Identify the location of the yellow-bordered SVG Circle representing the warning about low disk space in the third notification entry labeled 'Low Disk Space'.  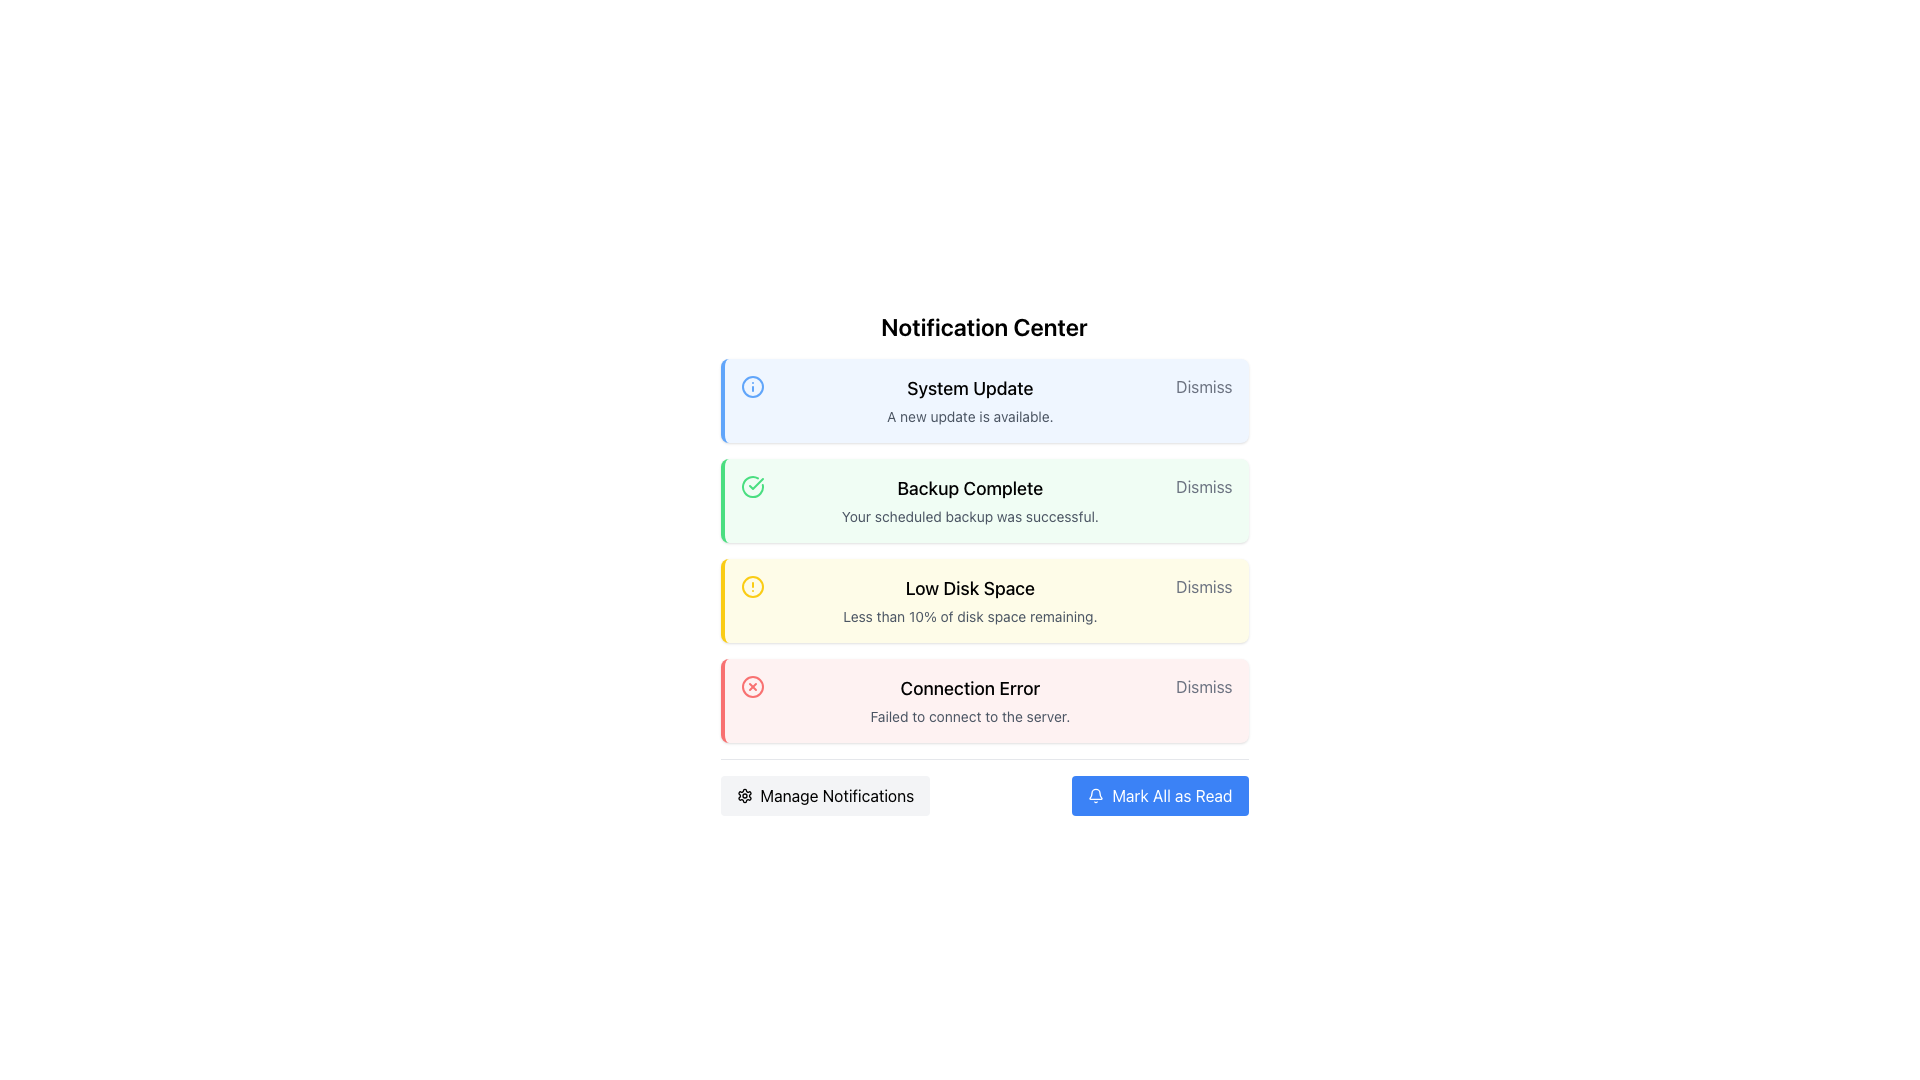
(751, 585).